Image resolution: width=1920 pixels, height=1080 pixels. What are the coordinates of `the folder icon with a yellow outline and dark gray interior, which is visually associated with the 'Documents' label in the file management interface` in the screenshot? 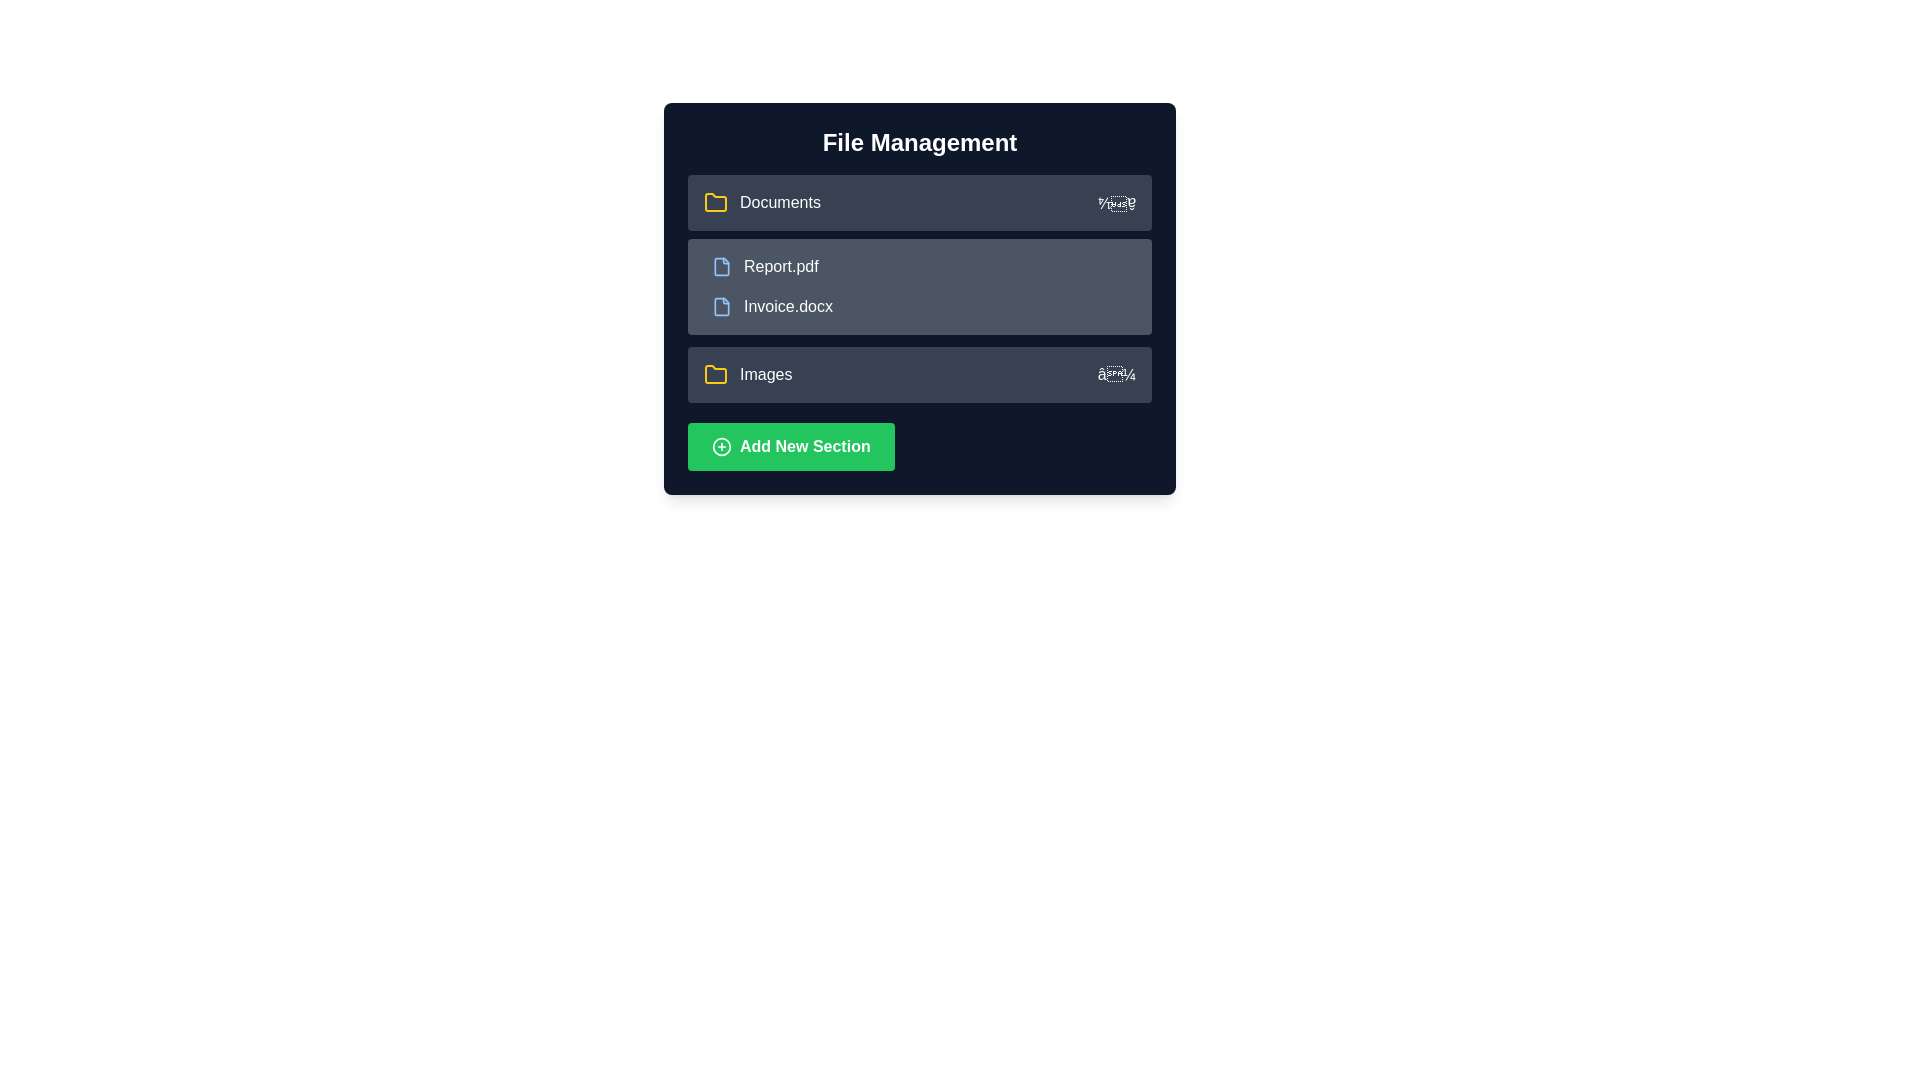 It's located at (715, 374).